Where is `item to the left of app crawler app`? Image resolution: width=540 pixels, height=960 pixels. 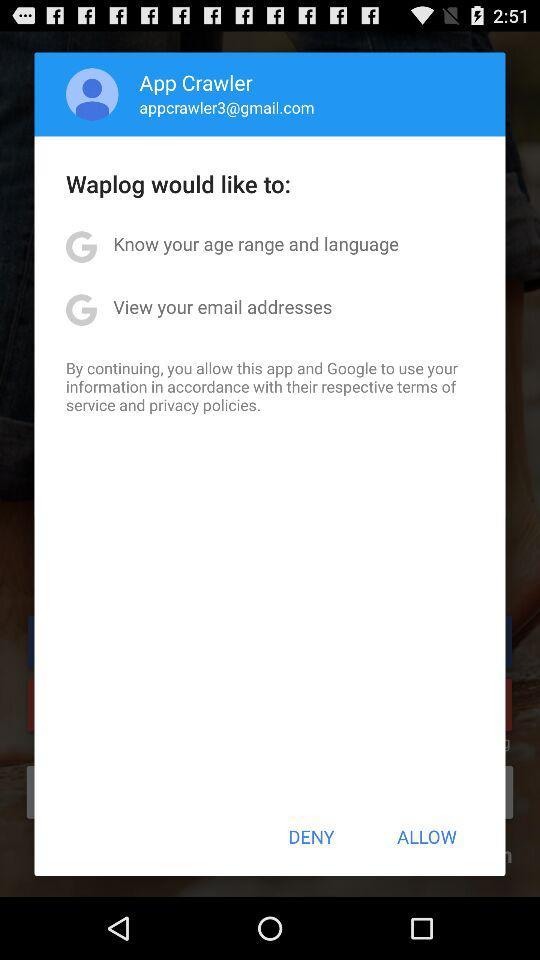
item to the left of app crawler app is located at coordinates (91, 94).